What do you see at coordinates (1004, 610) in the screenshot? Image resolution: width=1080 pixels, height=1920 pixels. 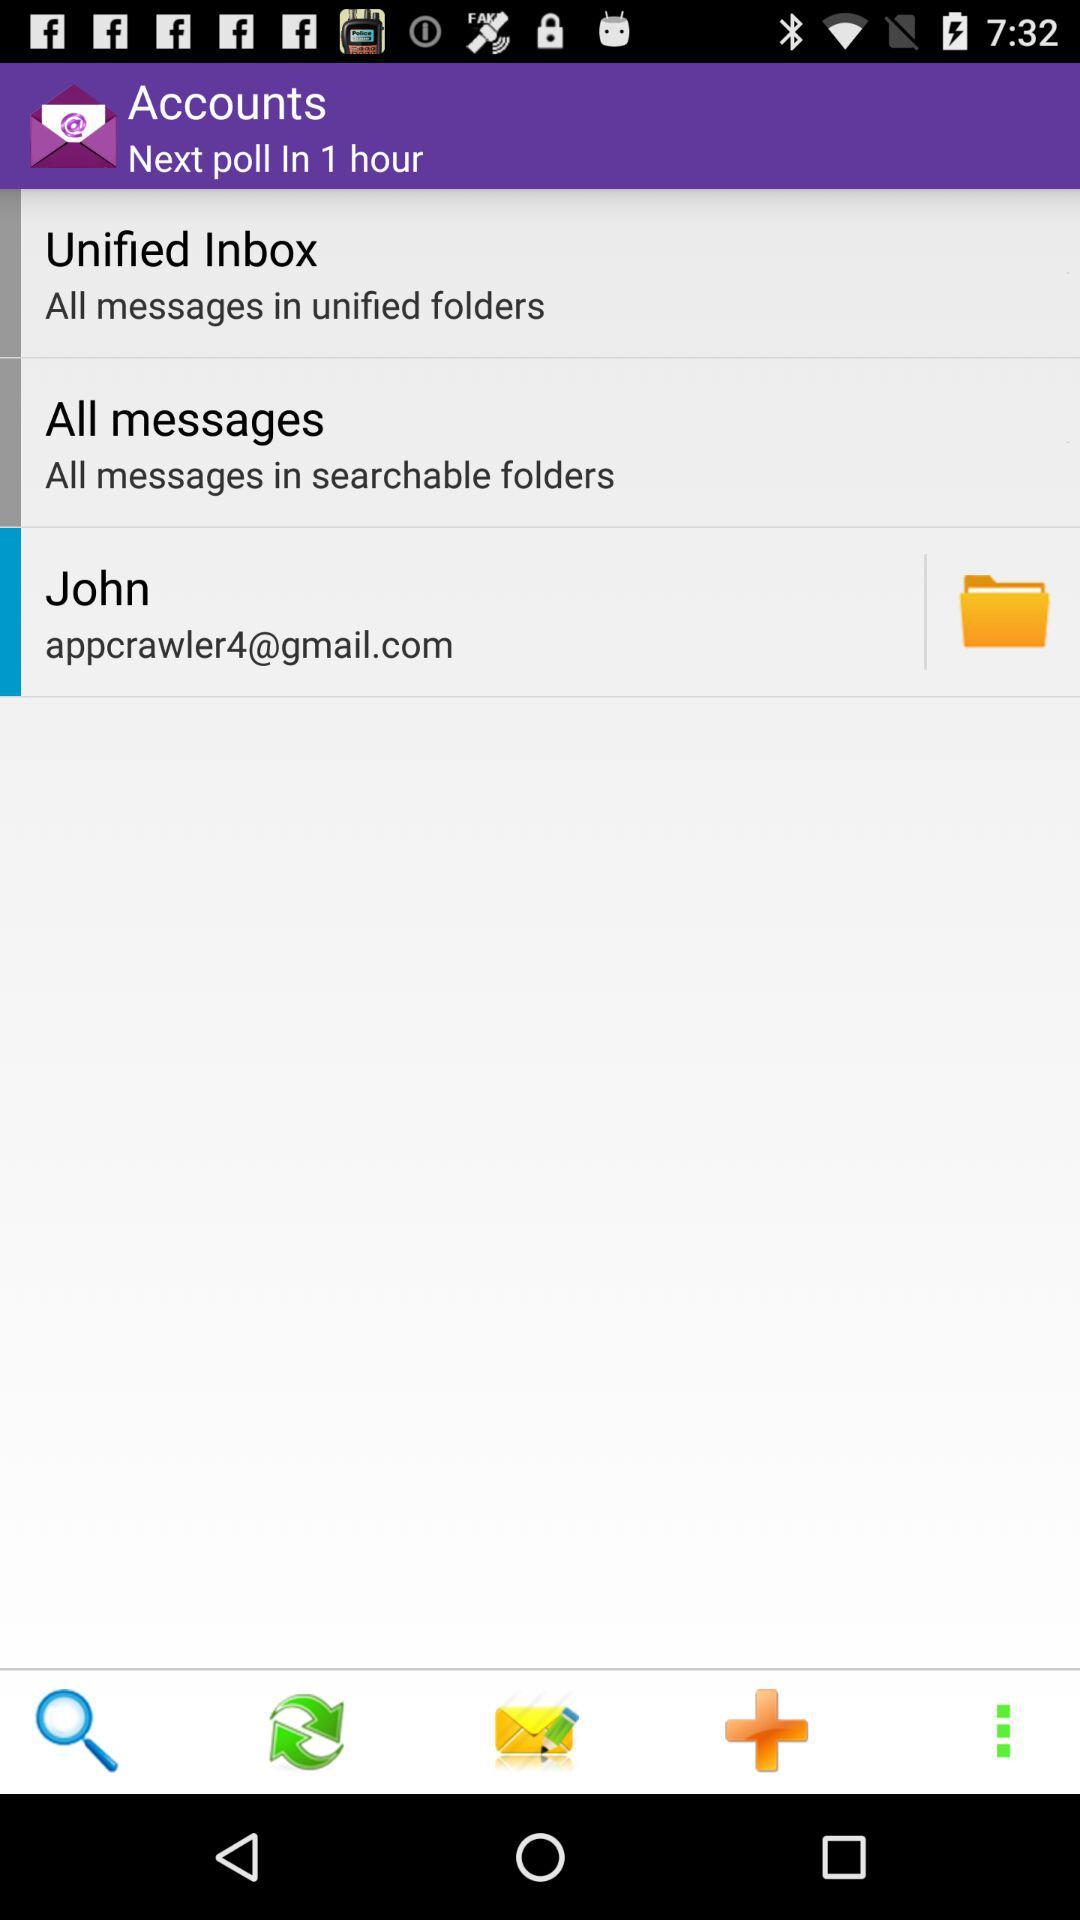 I see `open folder` at bounding box center [1004, 610].